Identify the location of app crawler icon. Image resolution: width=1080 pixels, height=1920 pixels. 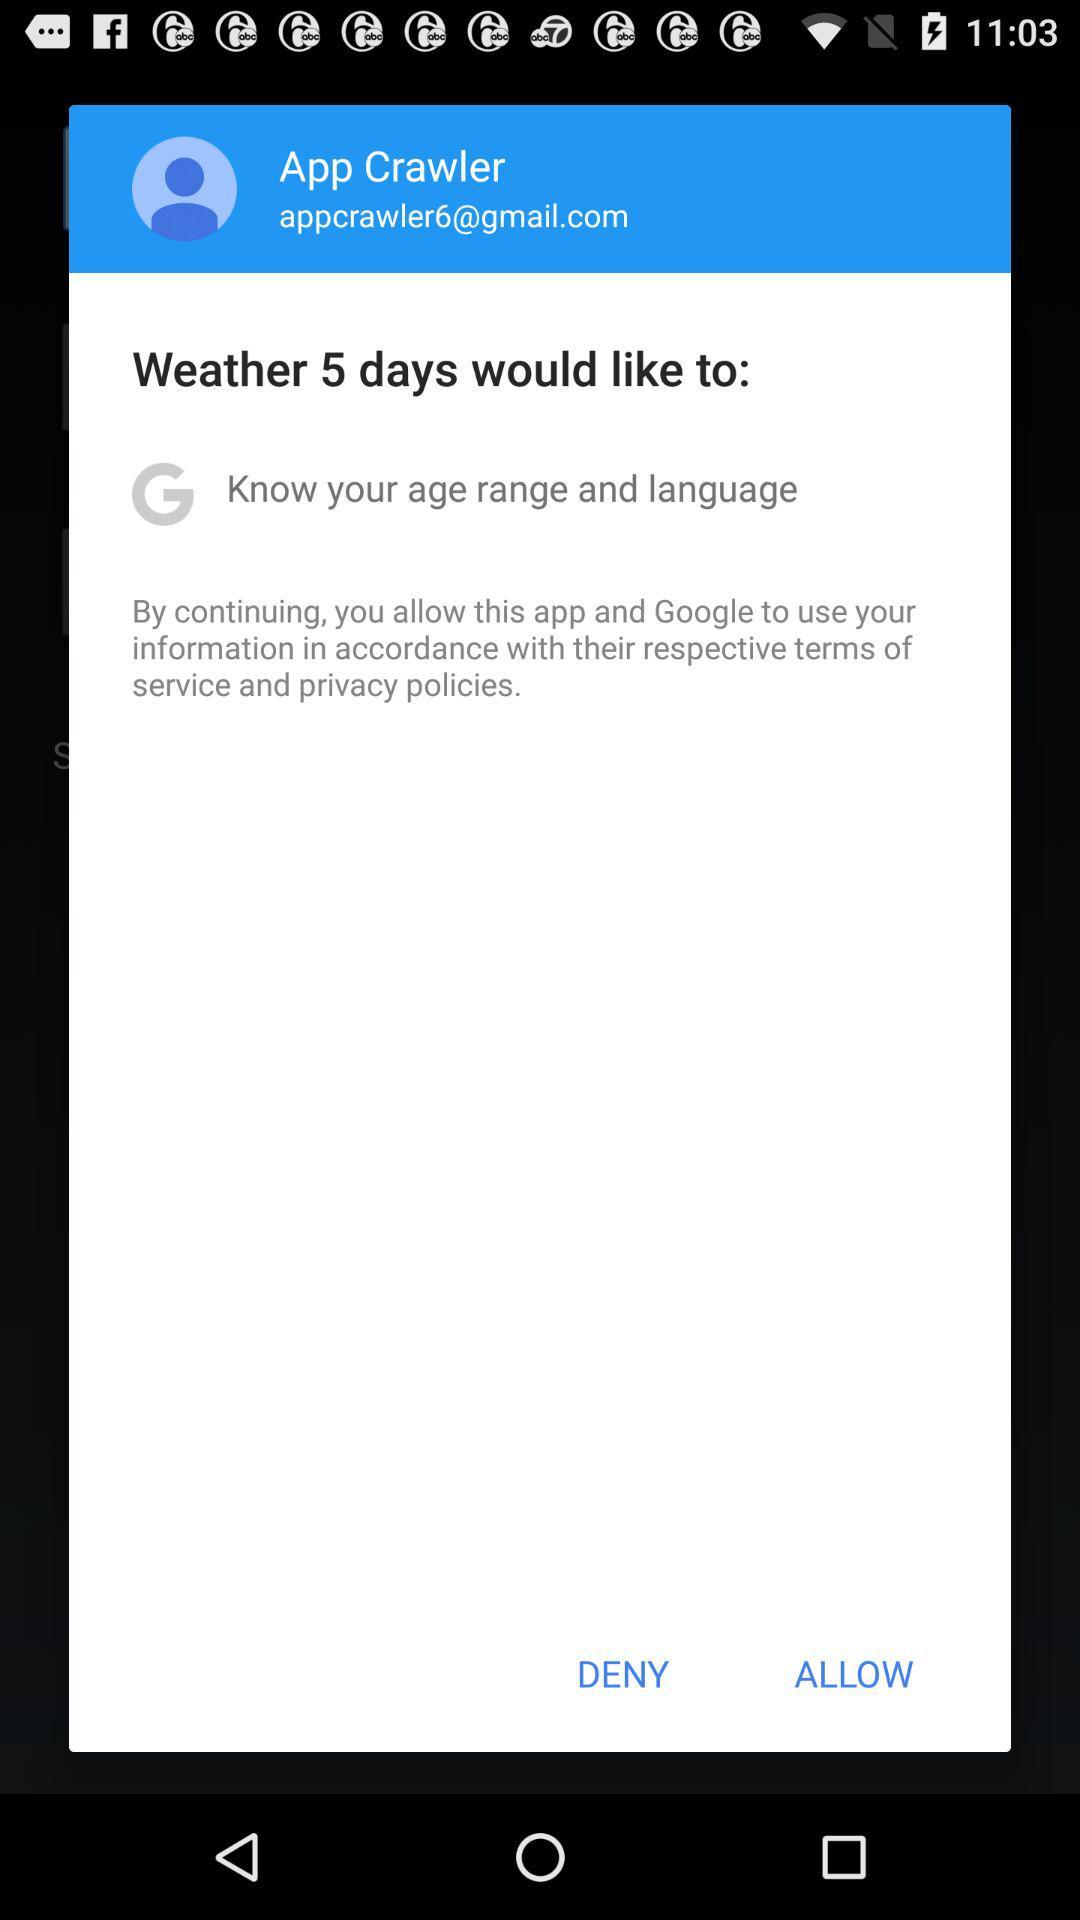
(392, 164).